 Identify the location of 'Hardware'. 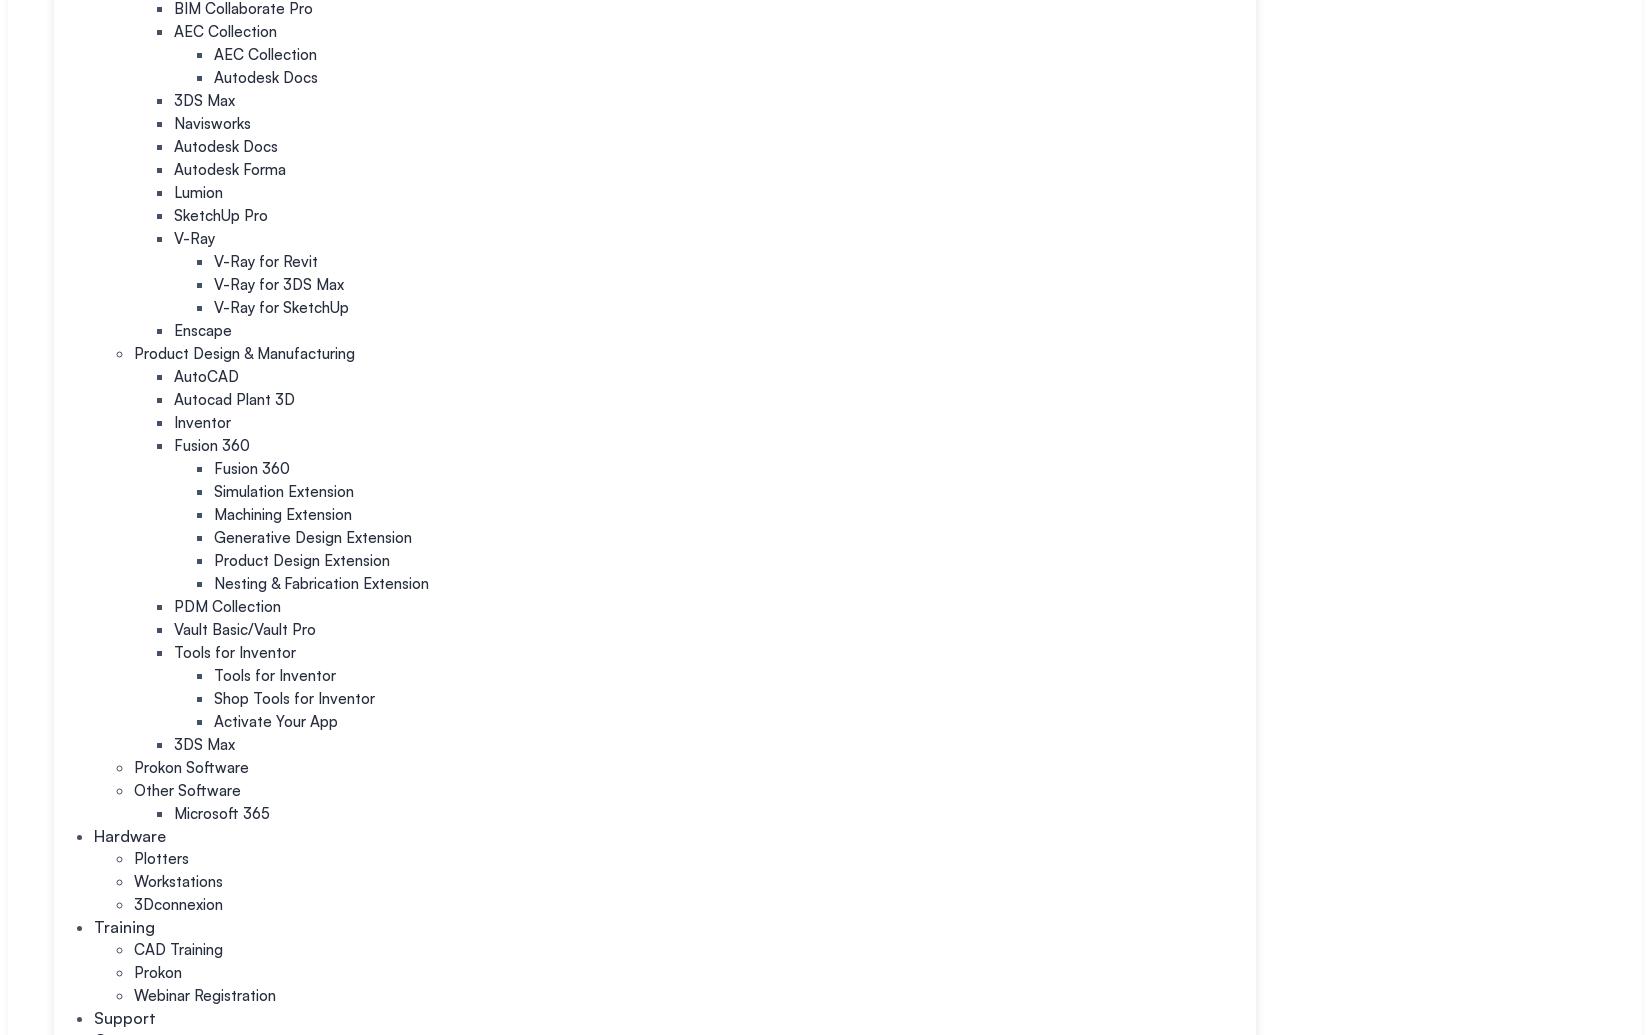
(130, 834).